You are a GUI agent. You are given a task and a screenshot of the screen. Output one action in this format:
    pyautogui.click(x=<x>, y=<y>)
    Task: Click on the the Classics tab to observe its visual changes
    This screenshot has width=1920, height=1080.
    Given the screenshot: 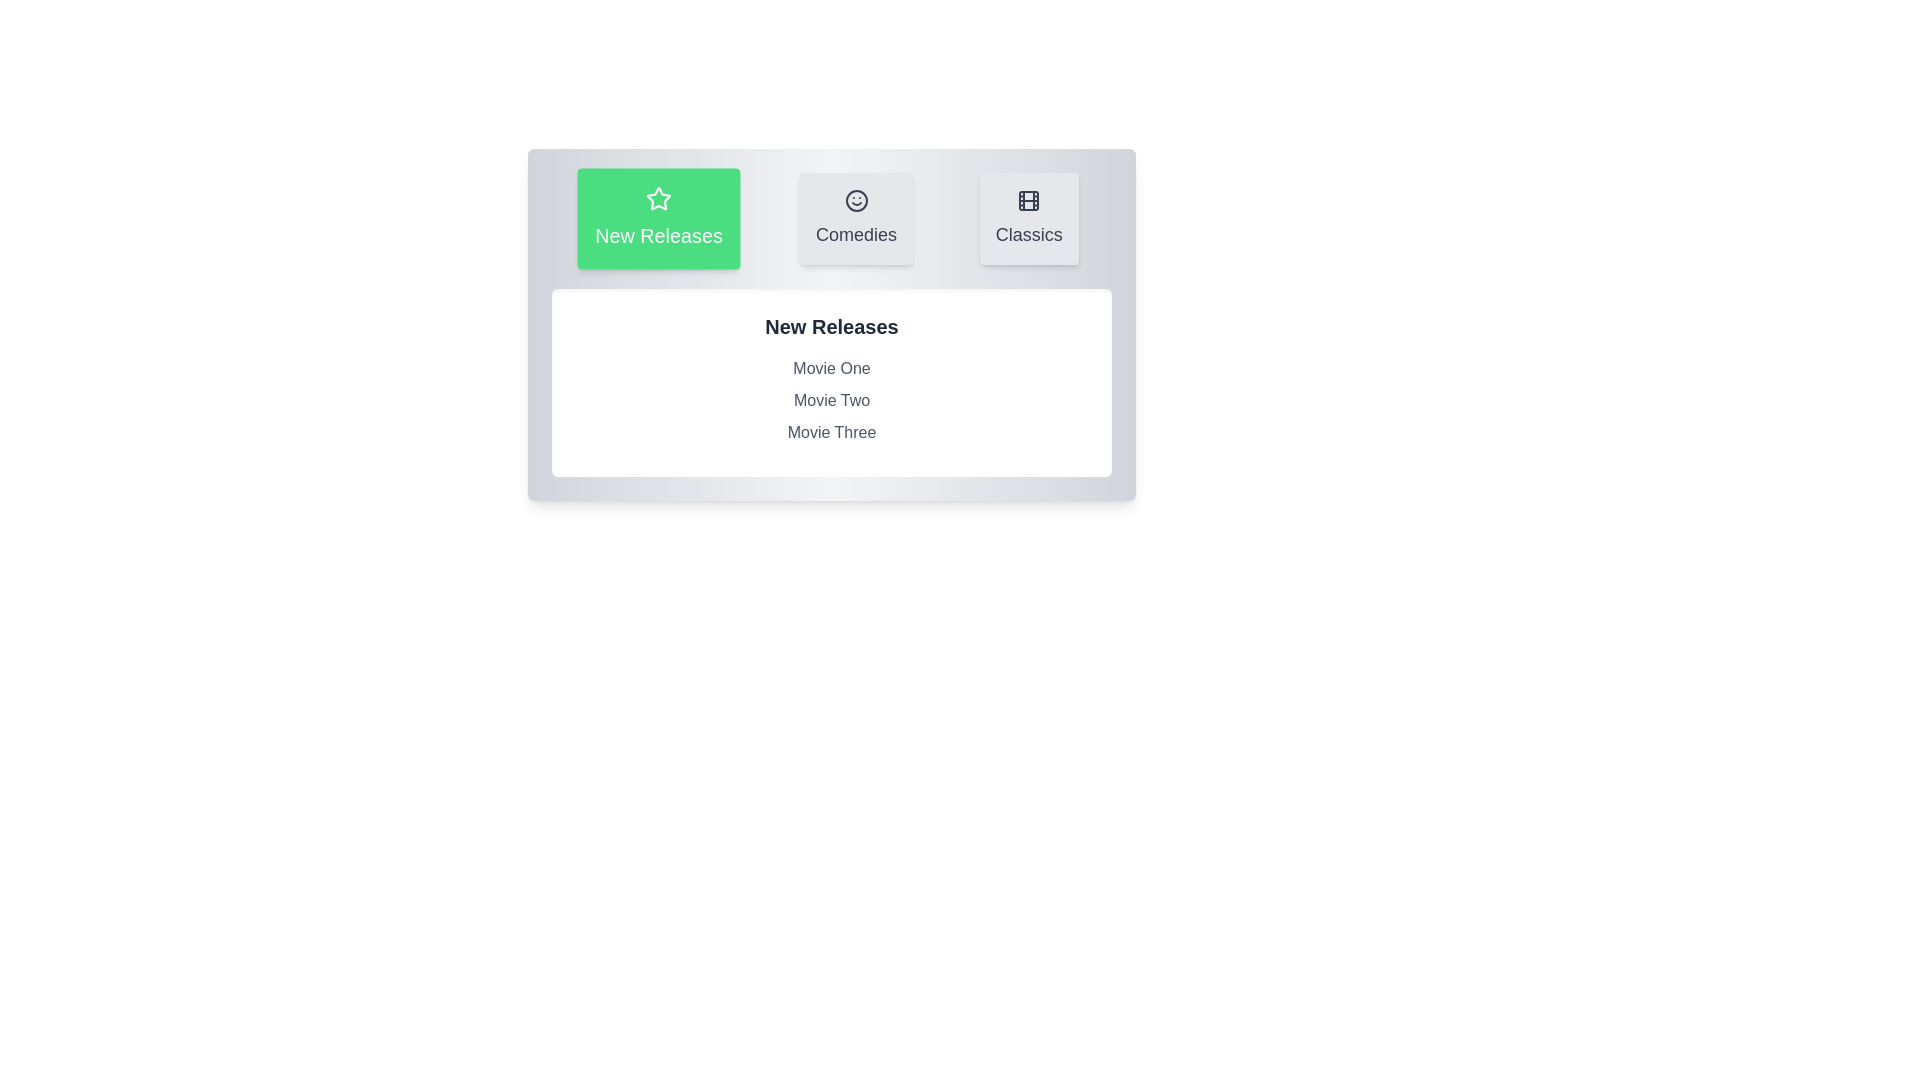 What is the action you would take?
    pyautogui.click(x=1028, y=219)
    